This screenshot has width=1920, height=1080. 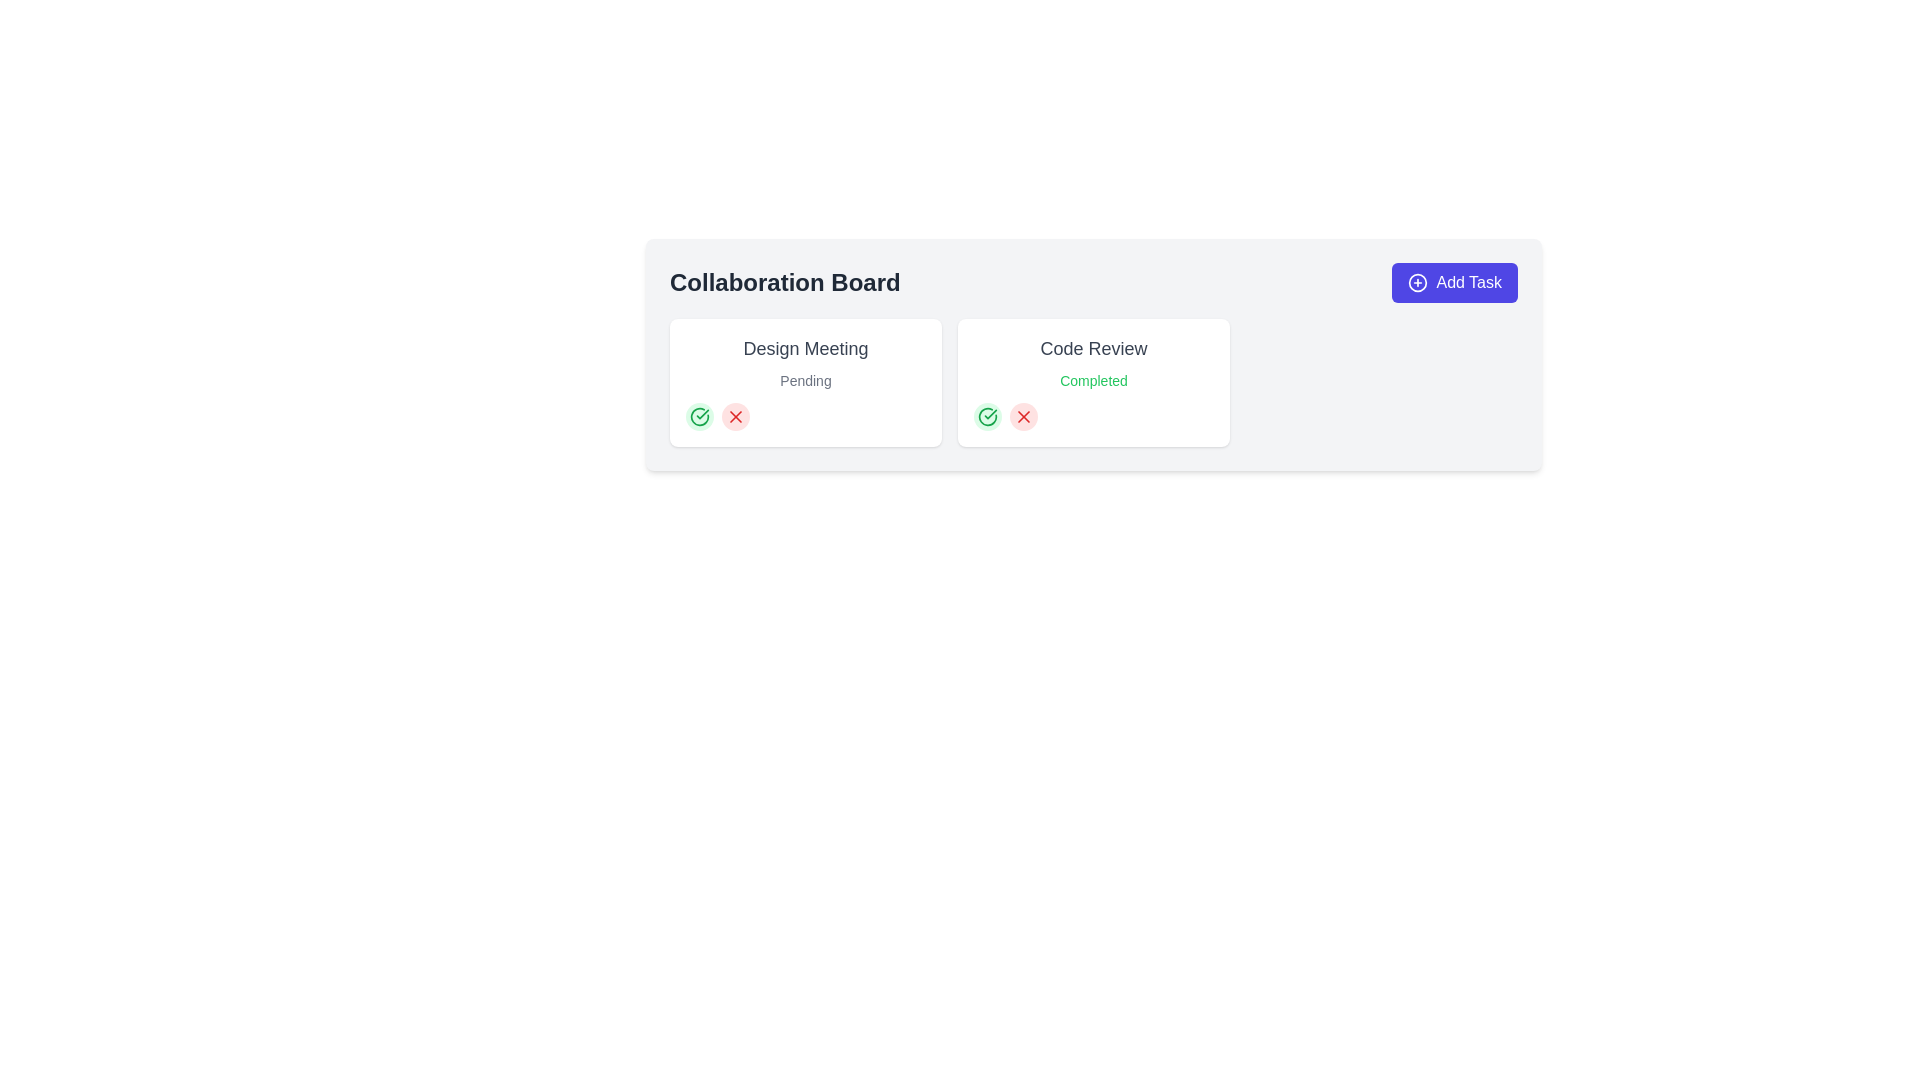 I want to click on the red rejection 'X' icon located at the bottom left of the 'Code Review' card, so click(x=1023, y=415).